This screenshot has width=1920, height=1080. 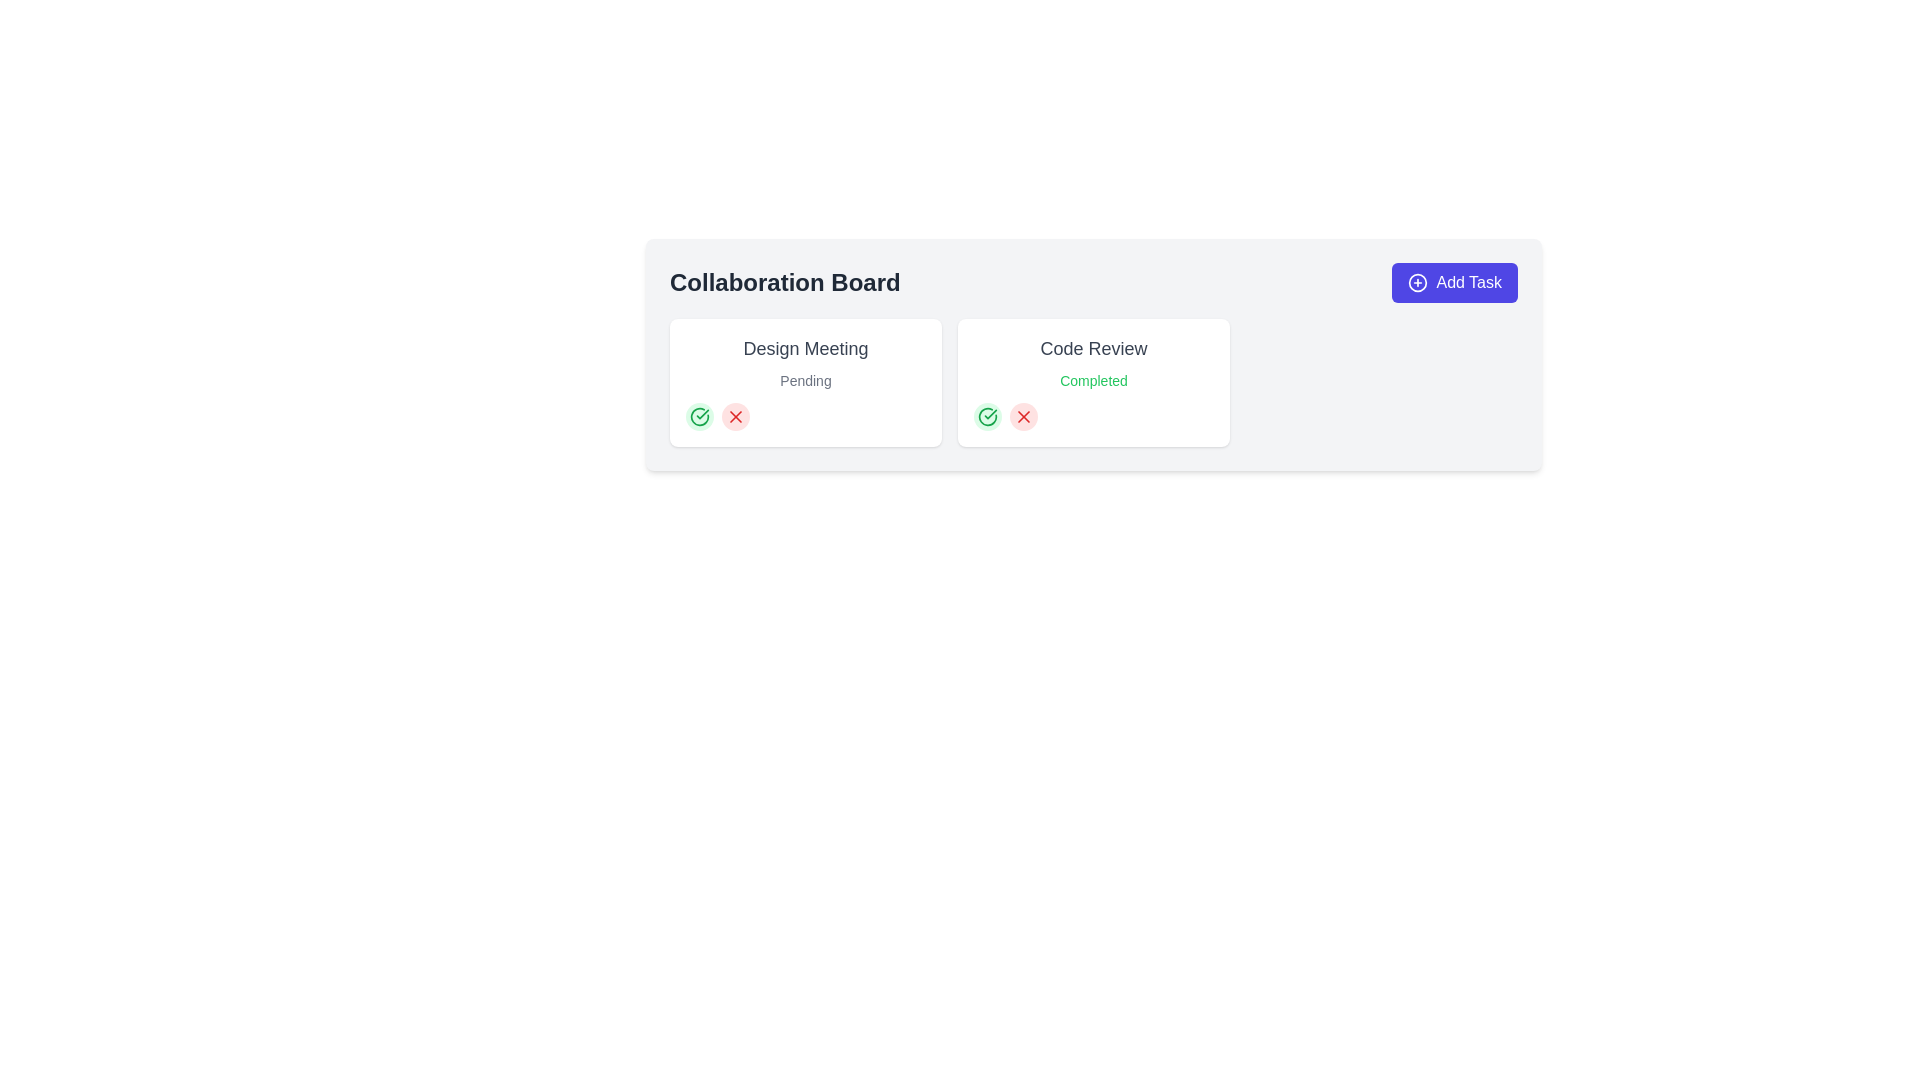 I want to click on the red rejection 'X' icon located at the bottom left of the 'Code Review' card, so click(x=1023, y=415).